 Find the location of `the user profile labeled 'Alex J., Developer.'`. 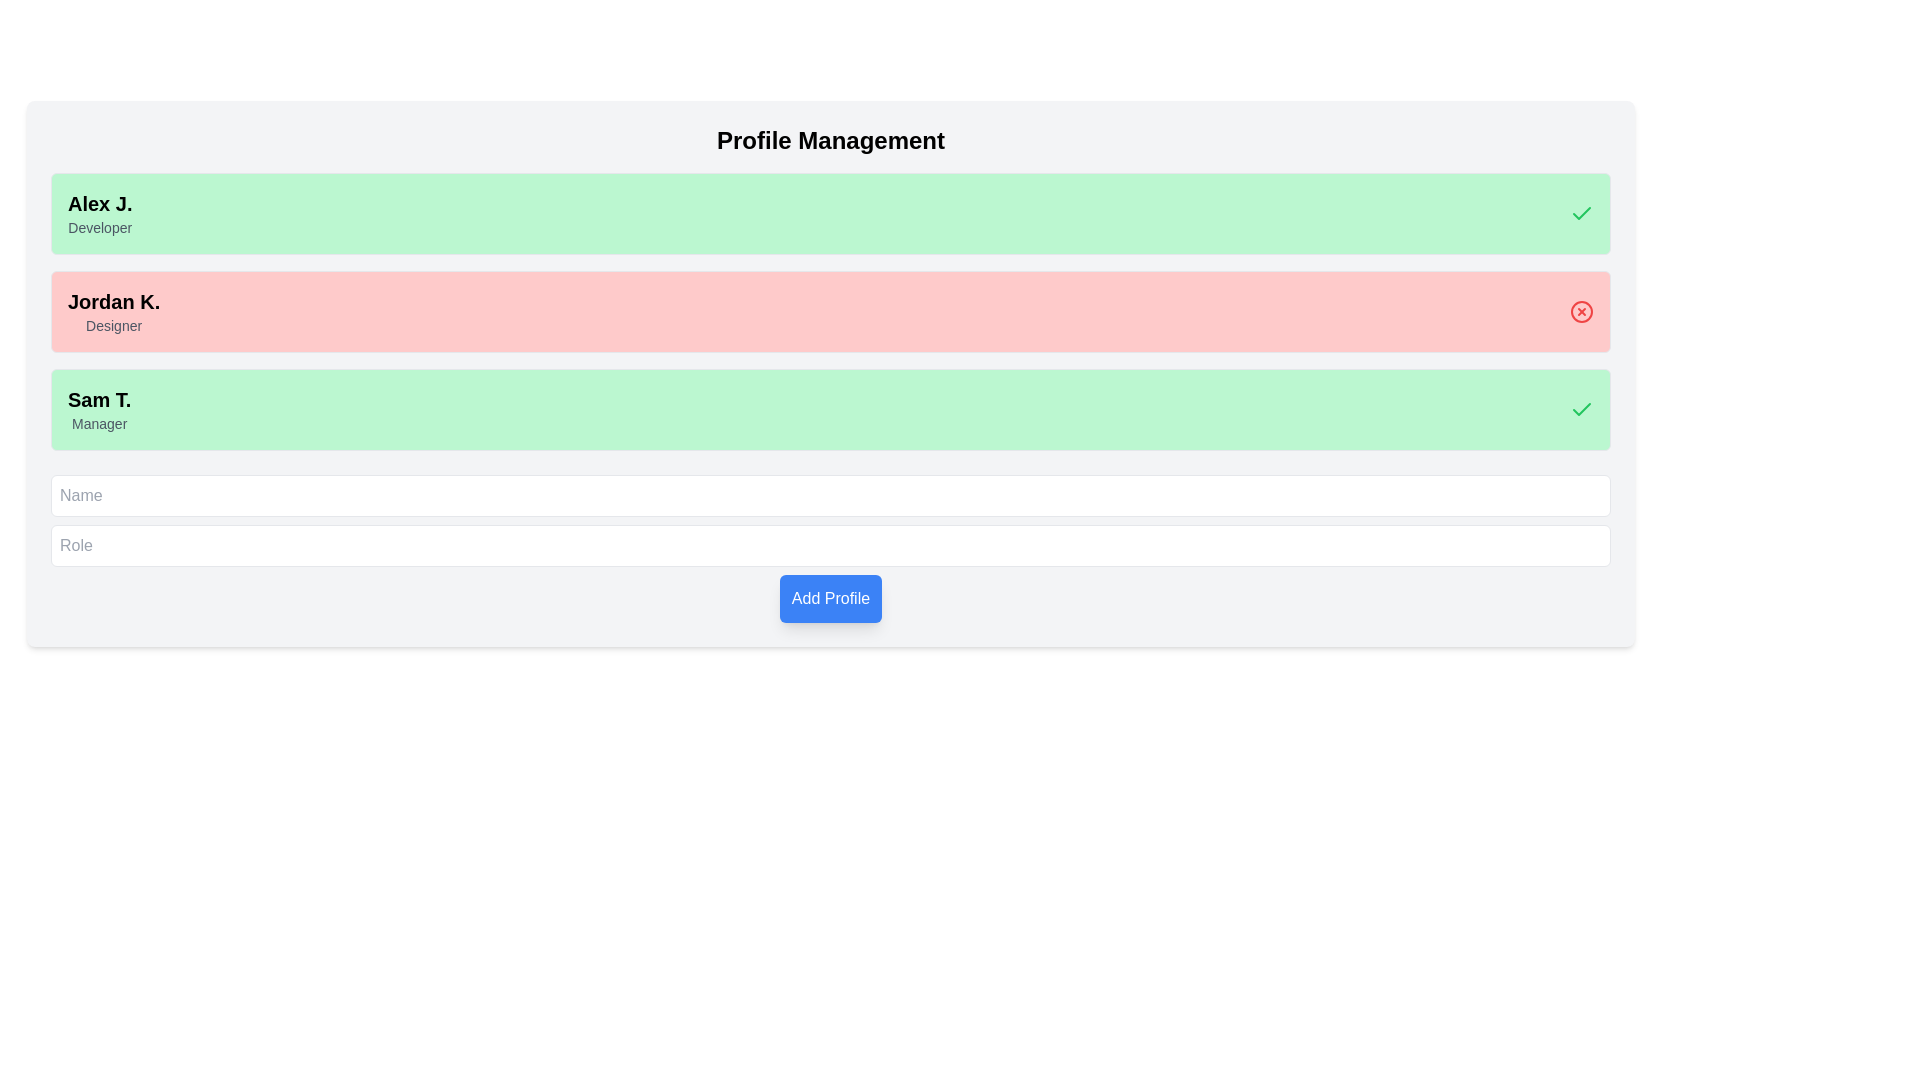

the user profile labeled 'Alex J., Developer.' is located at coordinates (830, 213).